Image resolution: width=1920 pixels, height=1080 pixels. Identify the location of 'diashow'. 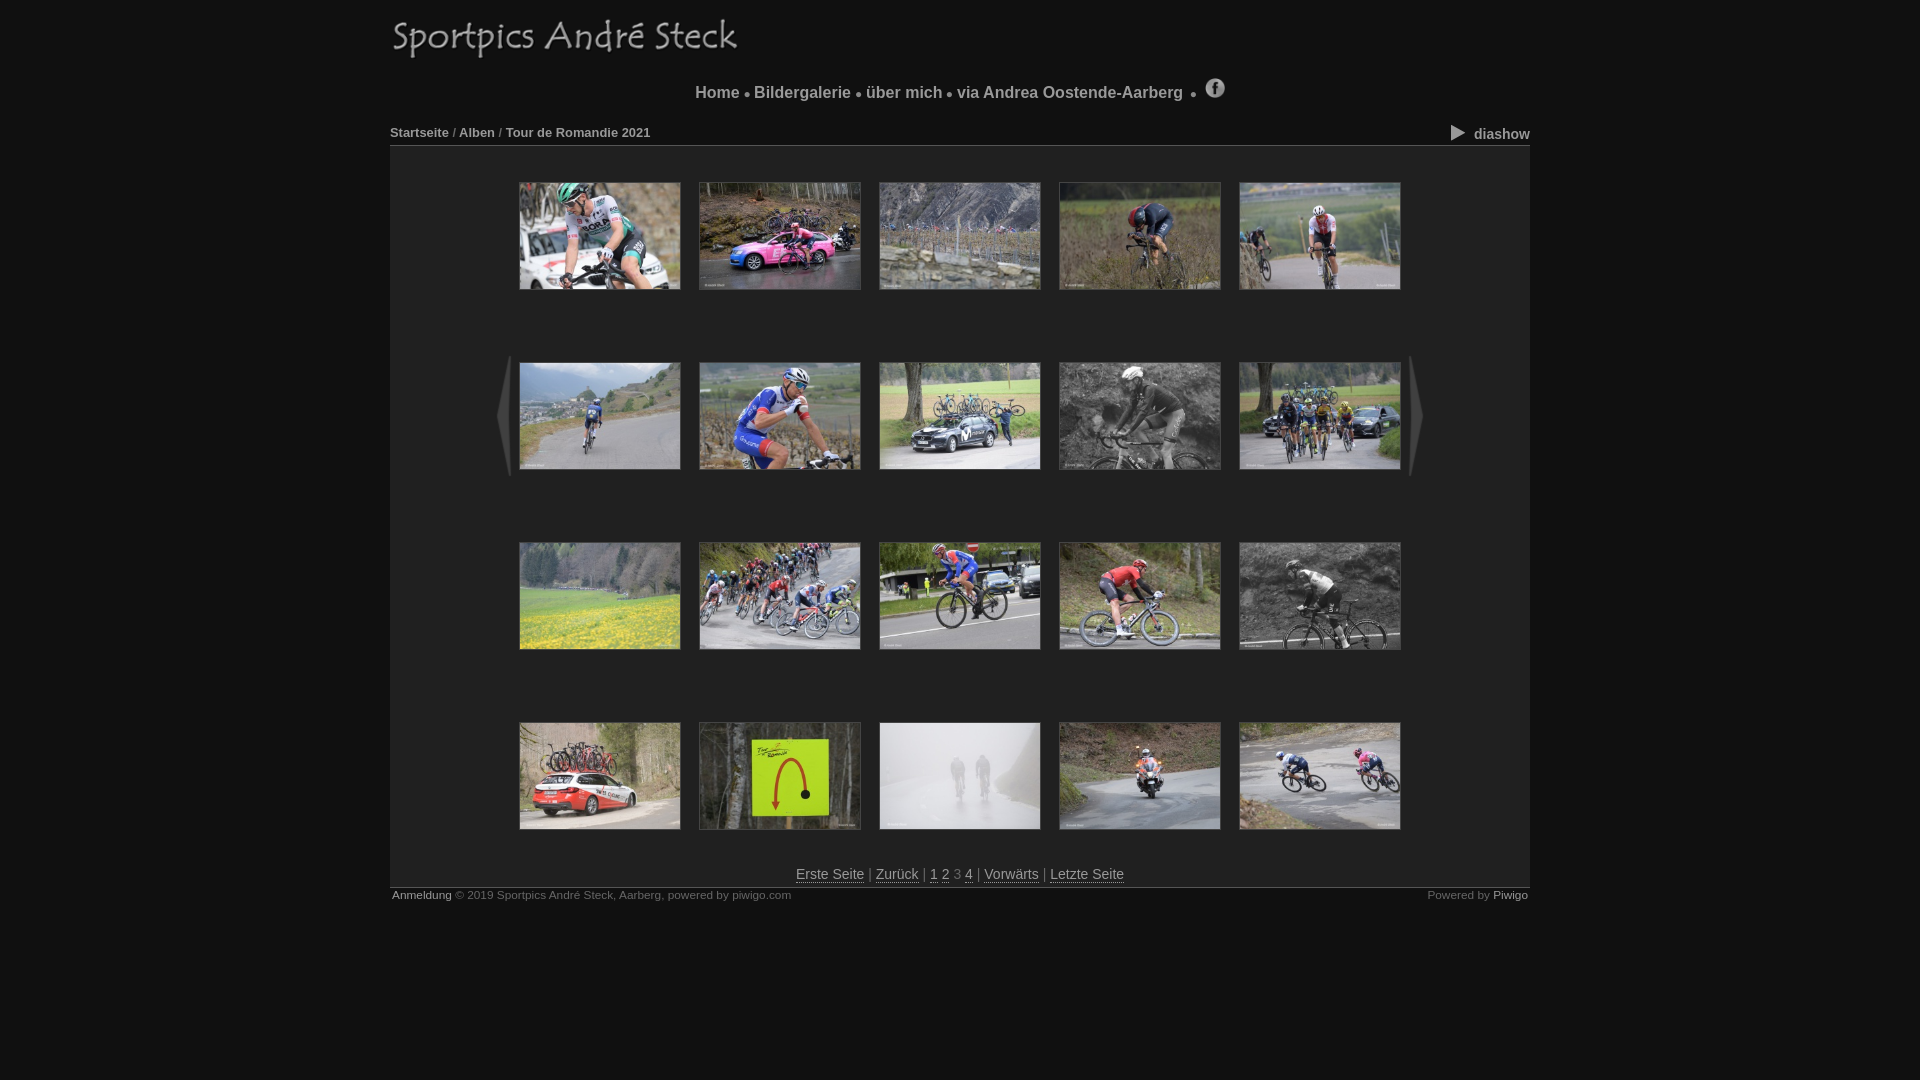
(1487, 134).